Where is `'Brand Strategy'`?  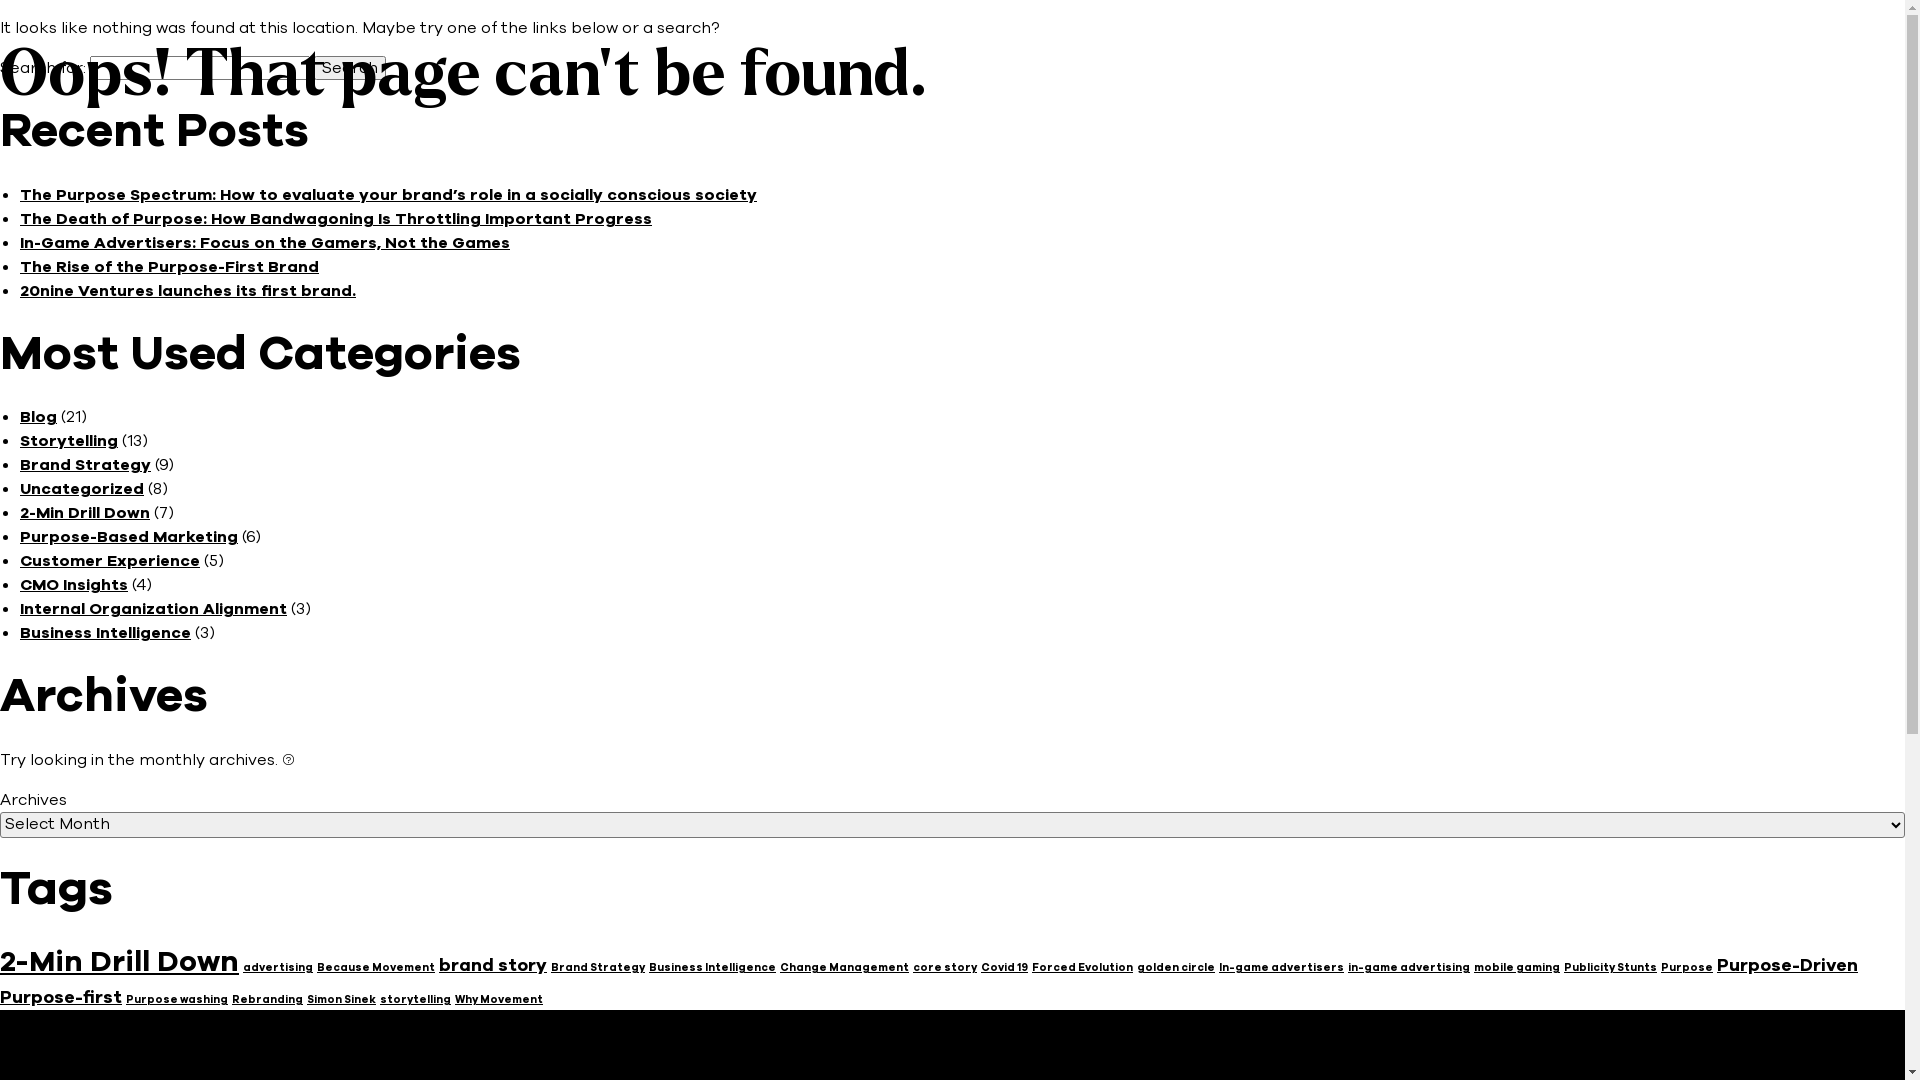
'Brand Strategy' is located at coordinates (597, 966).